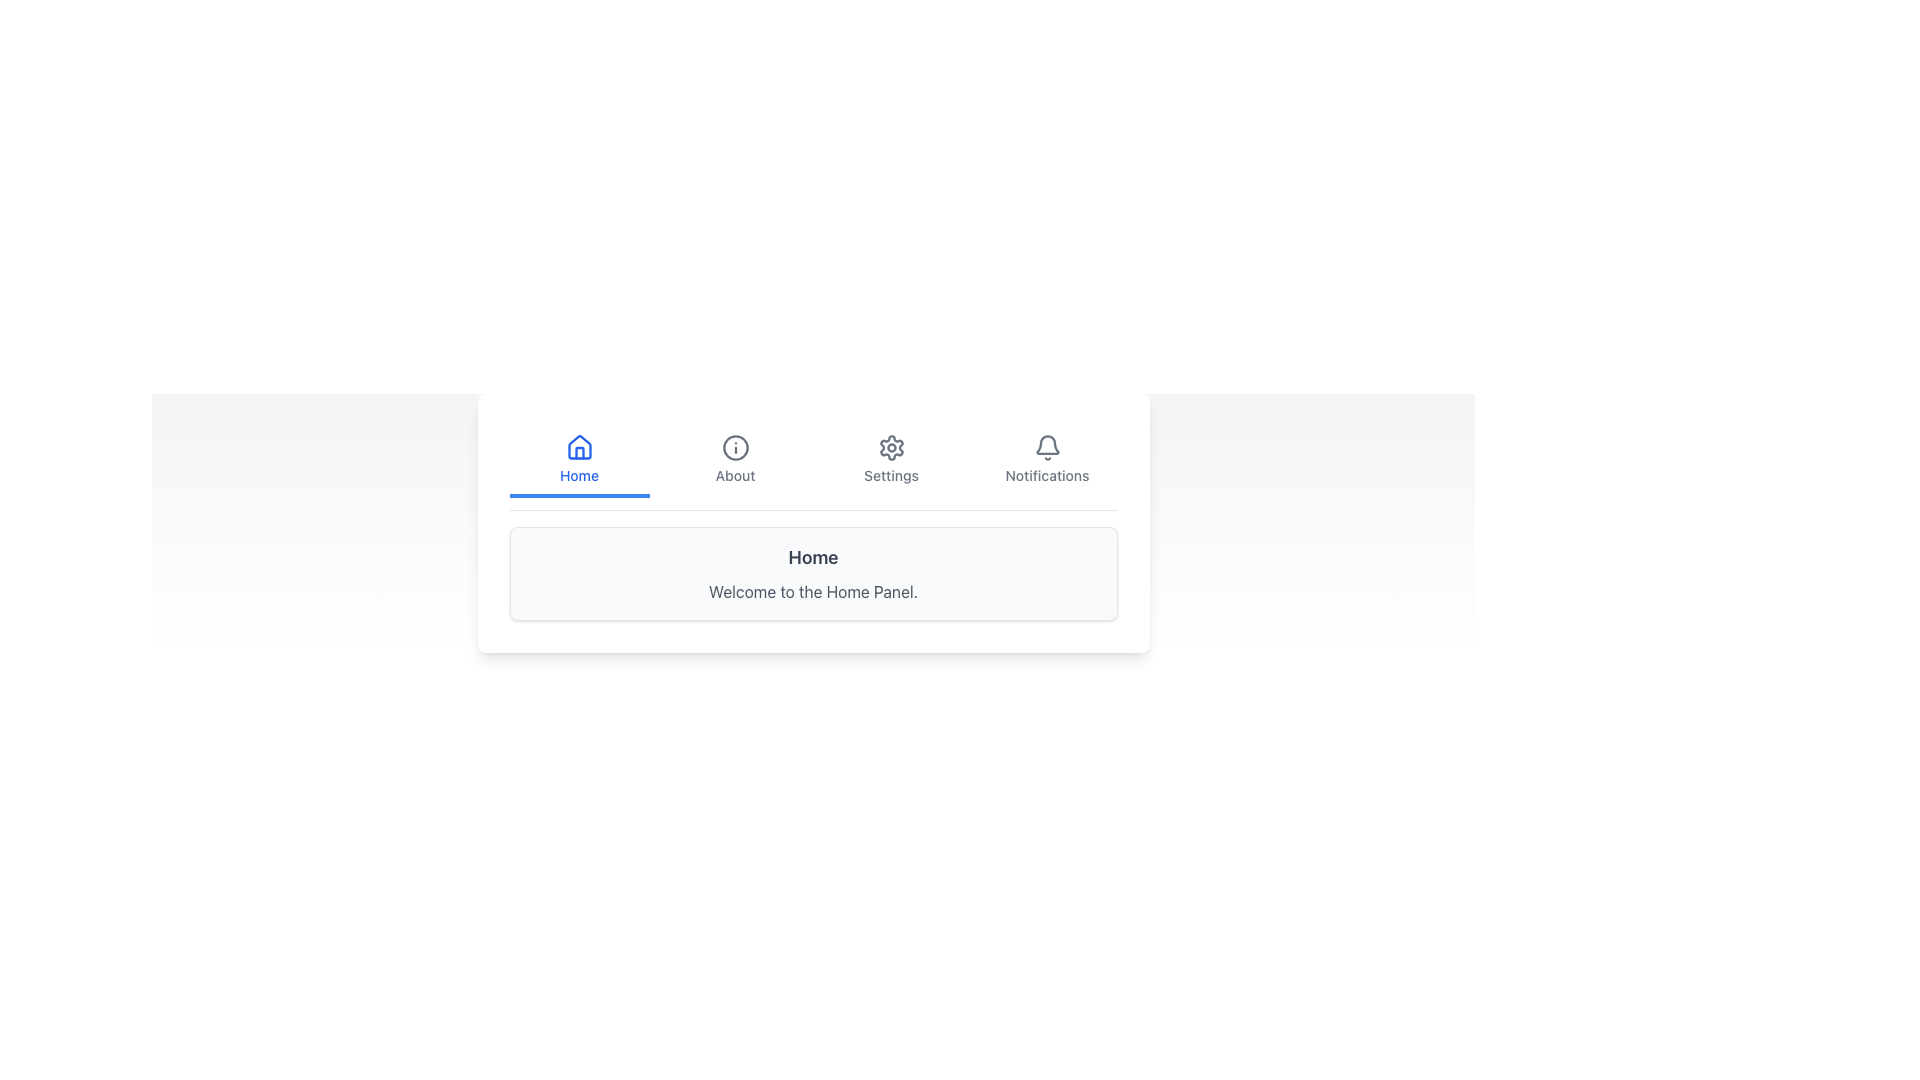 The width and height of the screenshot is (1920, 1080). I want to click on the 'About' button, which features an 'i' icon within a circle and a text label below it. It is the second element in the horizontal navigation menu, positioned between 'Home' and 'Settings', so click(734, 462).